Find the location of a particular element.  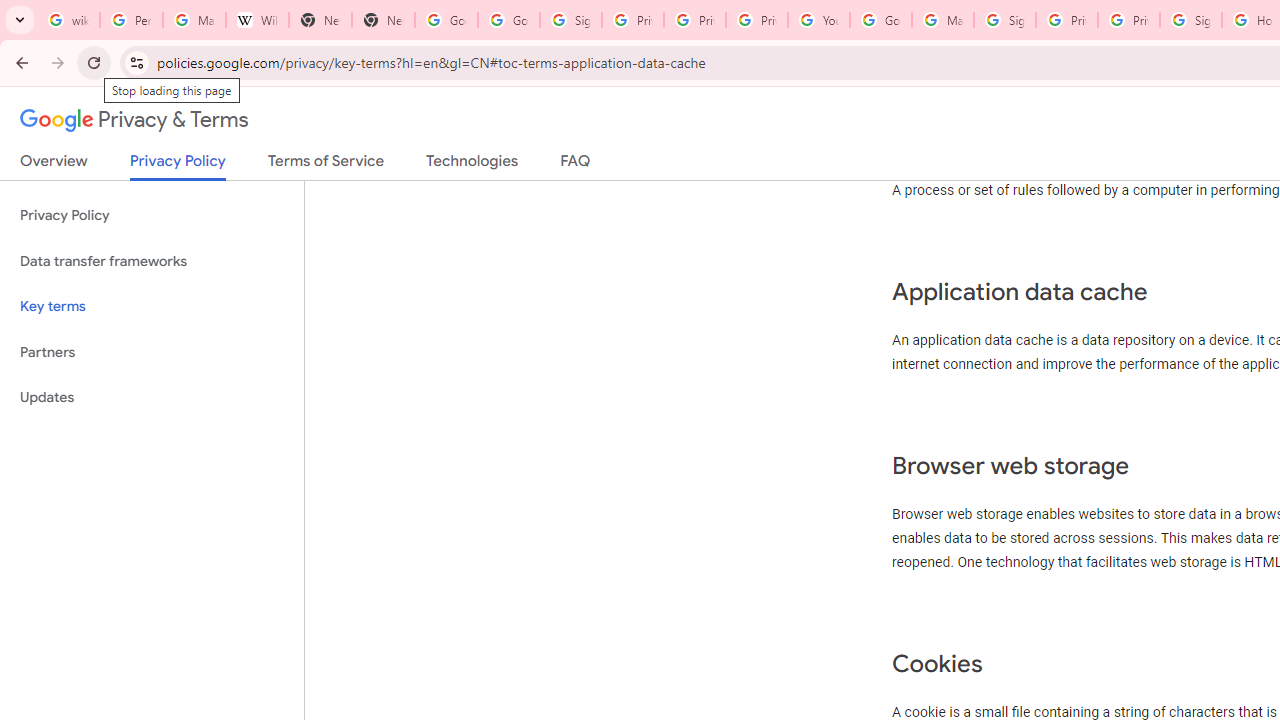

'New Tab' is located at coordinates (383, 20).